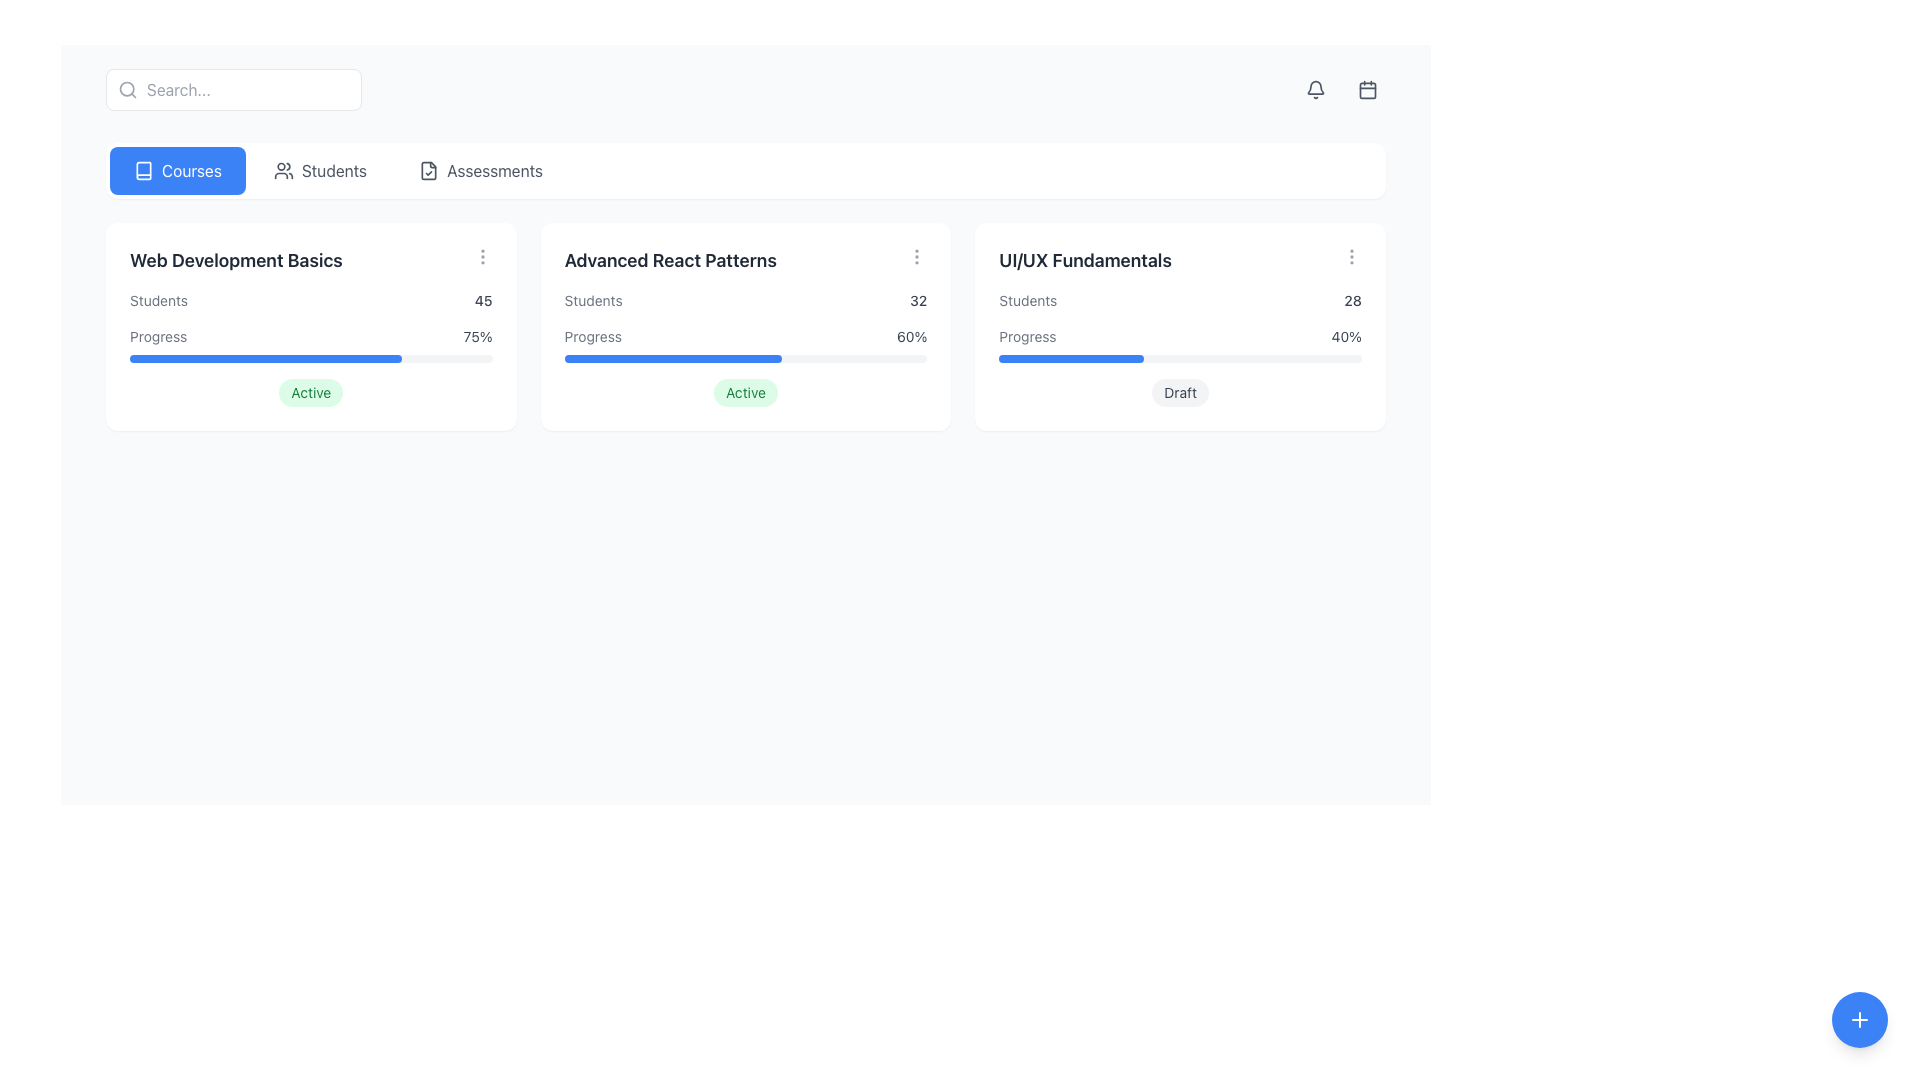 This screenshot has height=1080, width=1920. I want to click on the '+' icon styled in a circular blue button located at the bottom-right corner of the interface, so click(1859, 1019).